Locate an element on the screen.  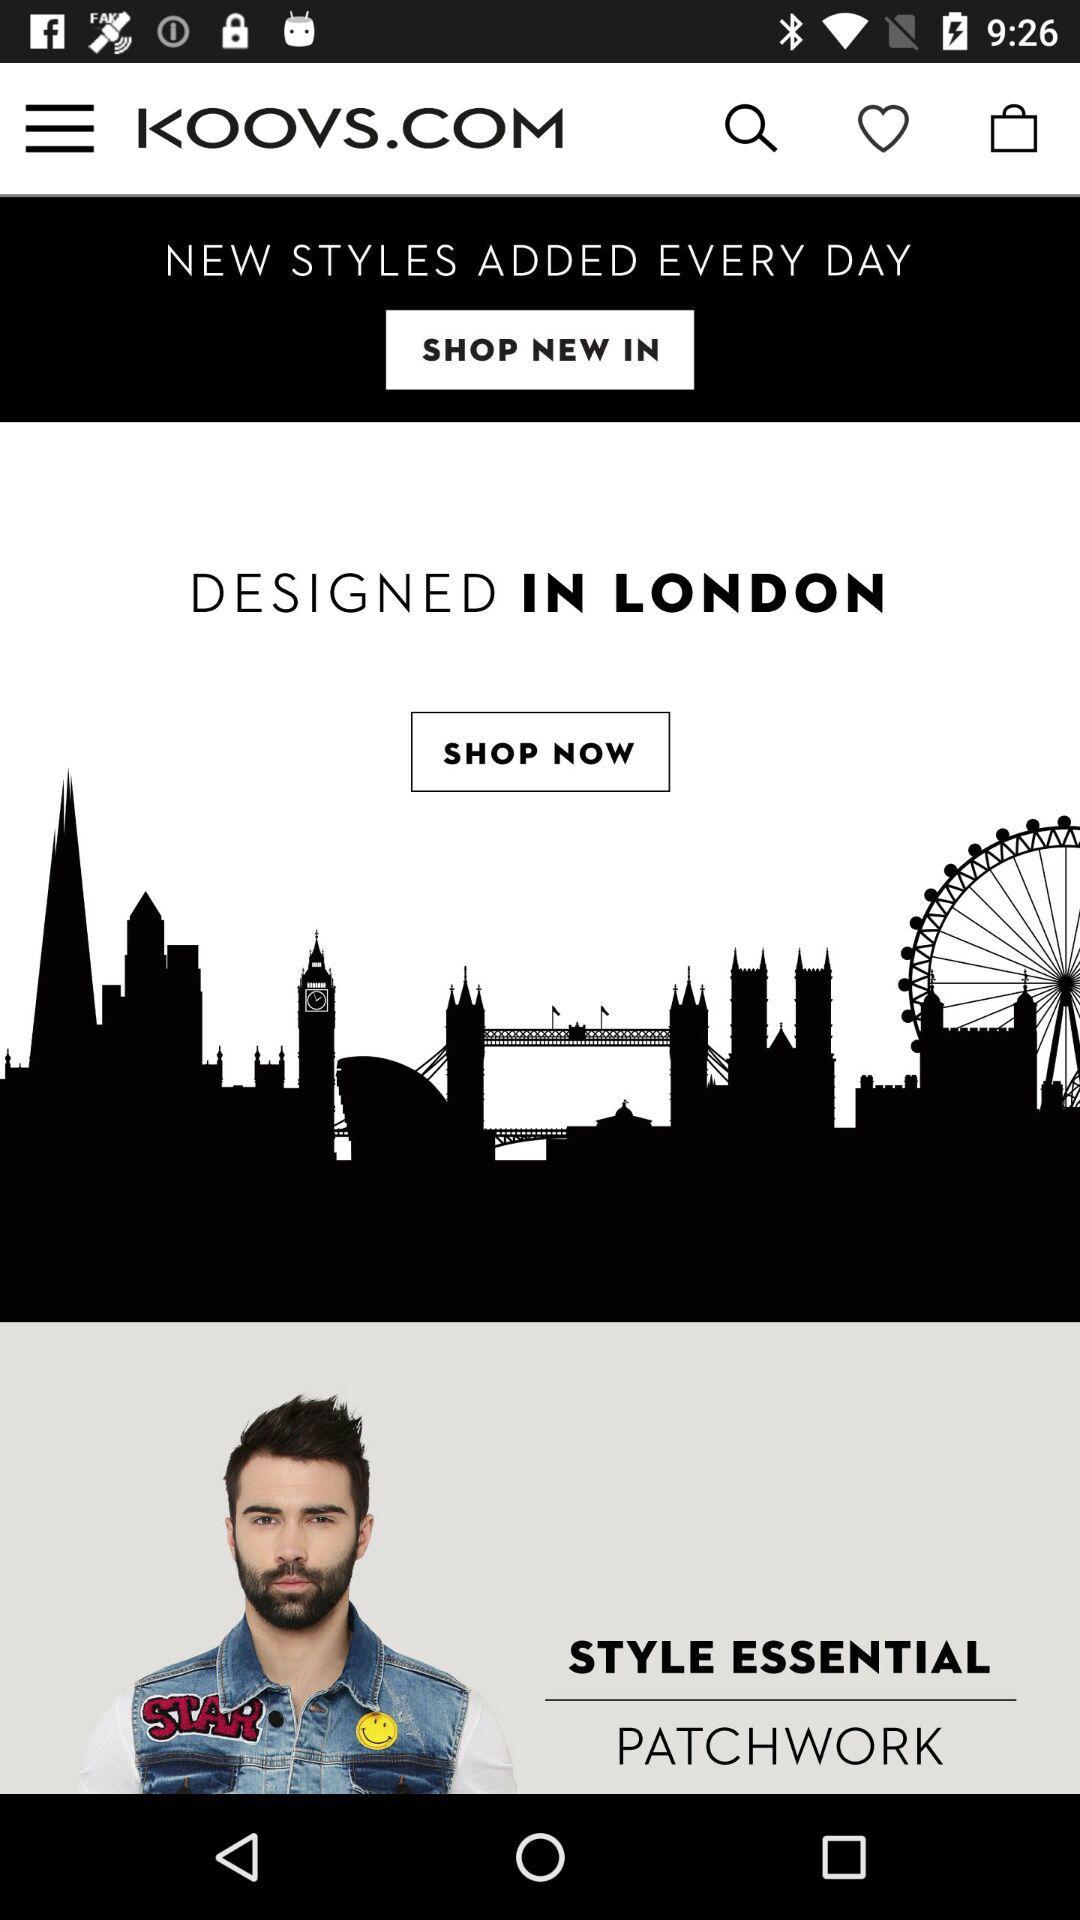
the menu icon is located at coordinates (58, 127).